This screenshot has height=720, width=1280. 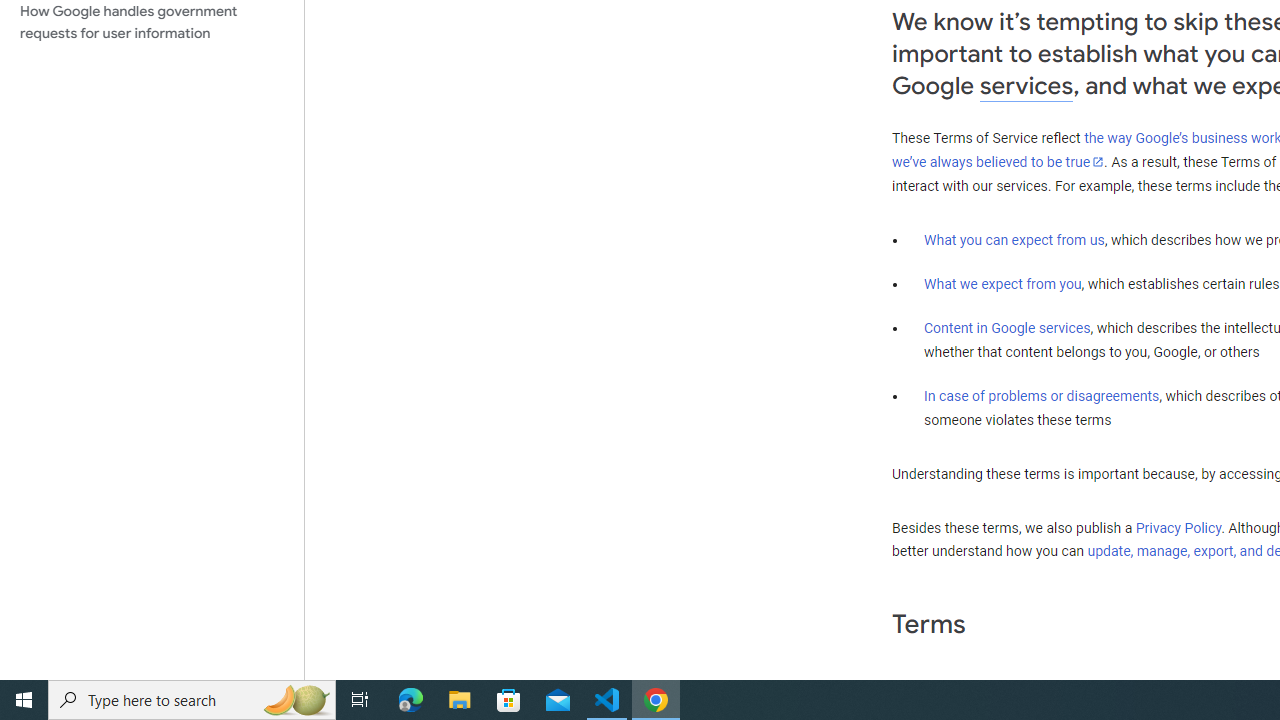 What do you see at coordinates (1014, 239) in the screenshot?
I see `'What you can expect from us'` at bounding box center [1014, 239].